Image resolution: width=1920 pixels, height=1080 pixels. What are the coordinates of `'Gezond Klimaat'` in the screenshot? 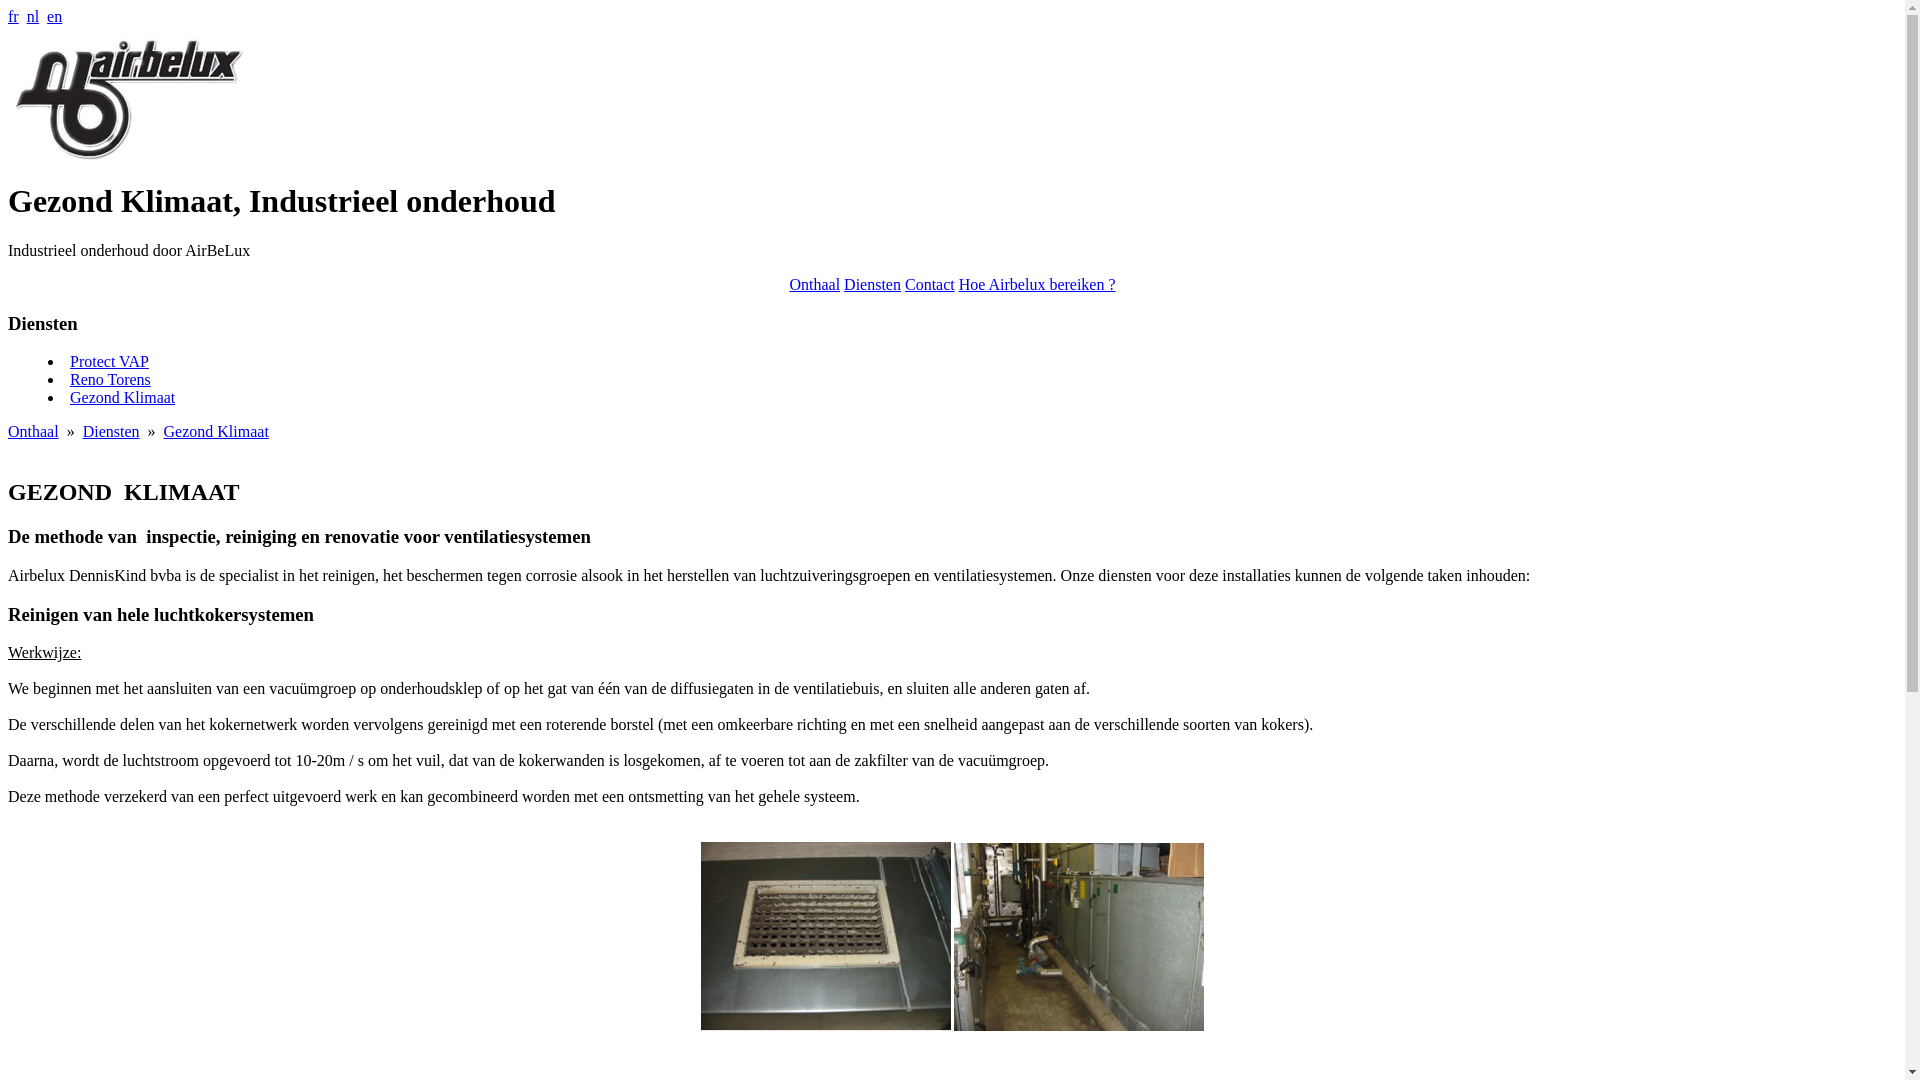 It's located at (121, 397).